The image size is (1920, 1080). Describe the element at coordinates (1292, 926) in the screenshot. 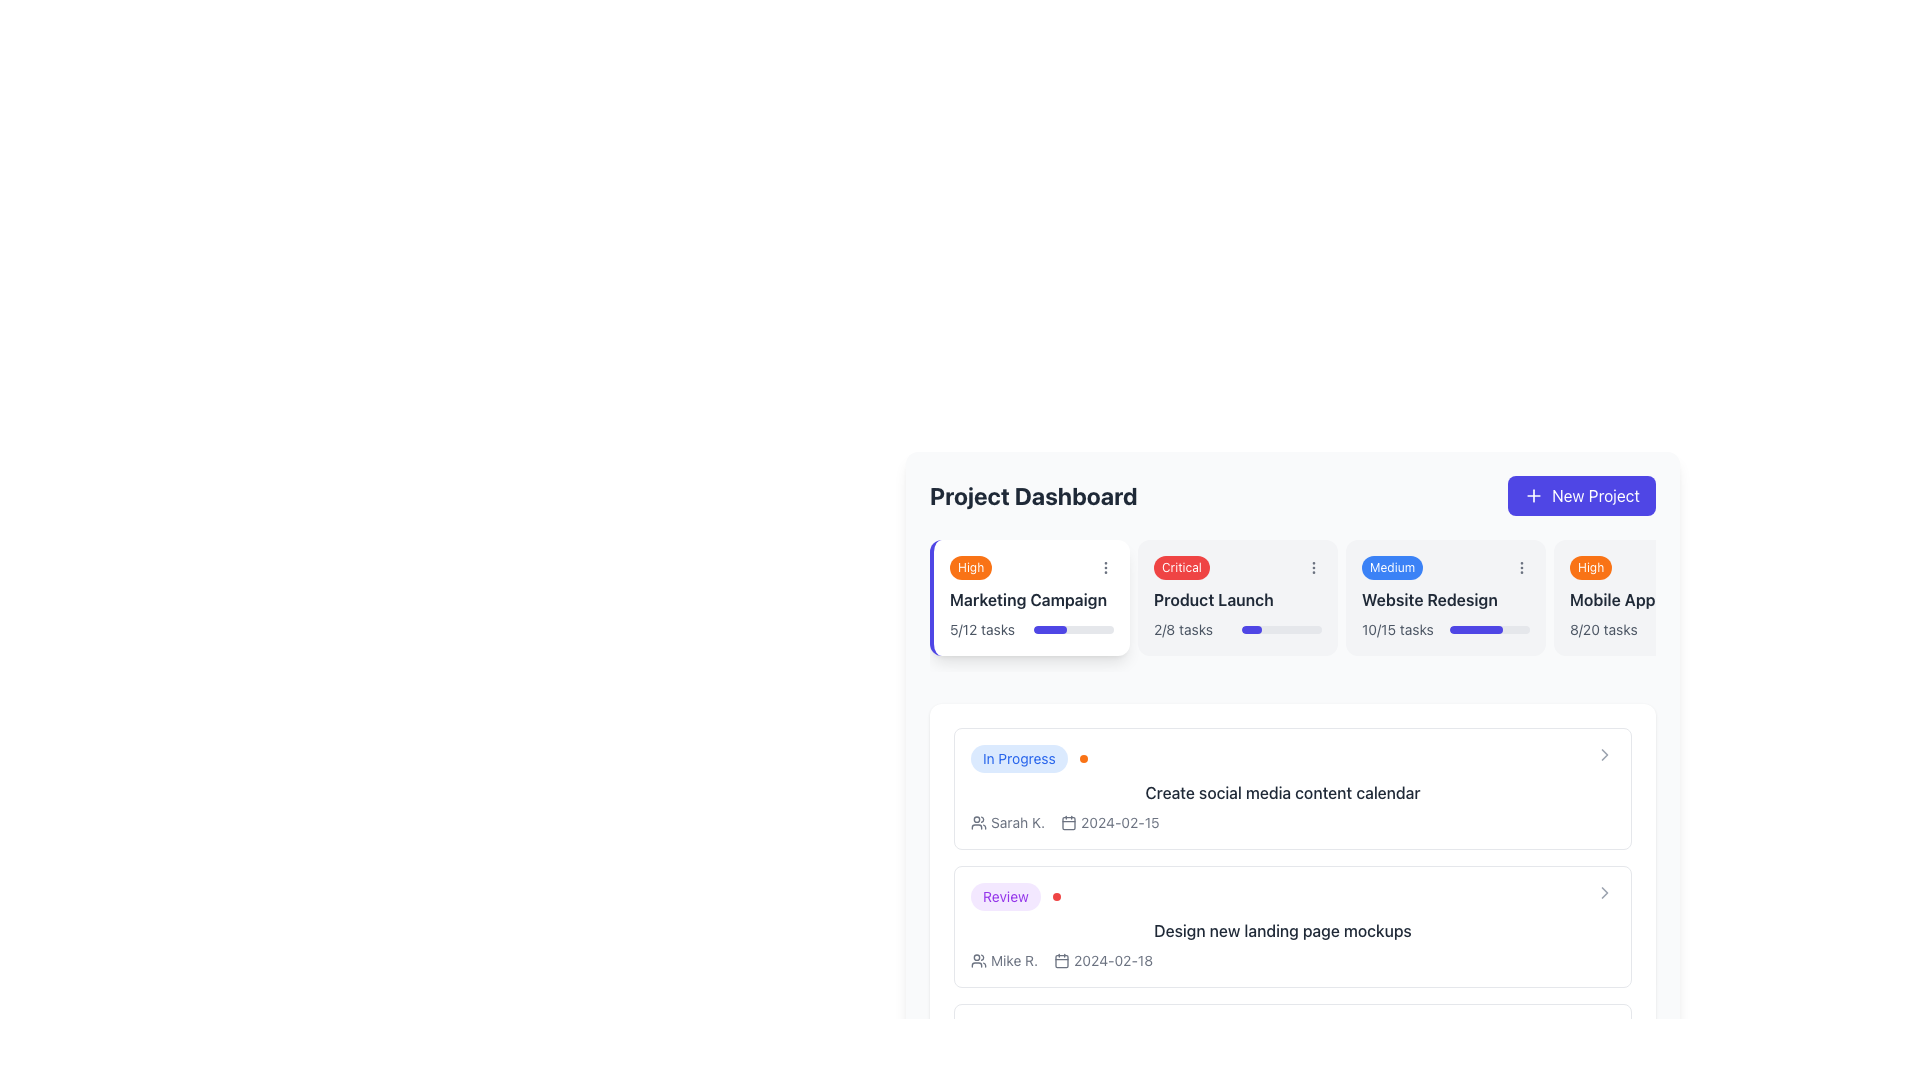

I see `the task title in the 'Review' task group` at that location.